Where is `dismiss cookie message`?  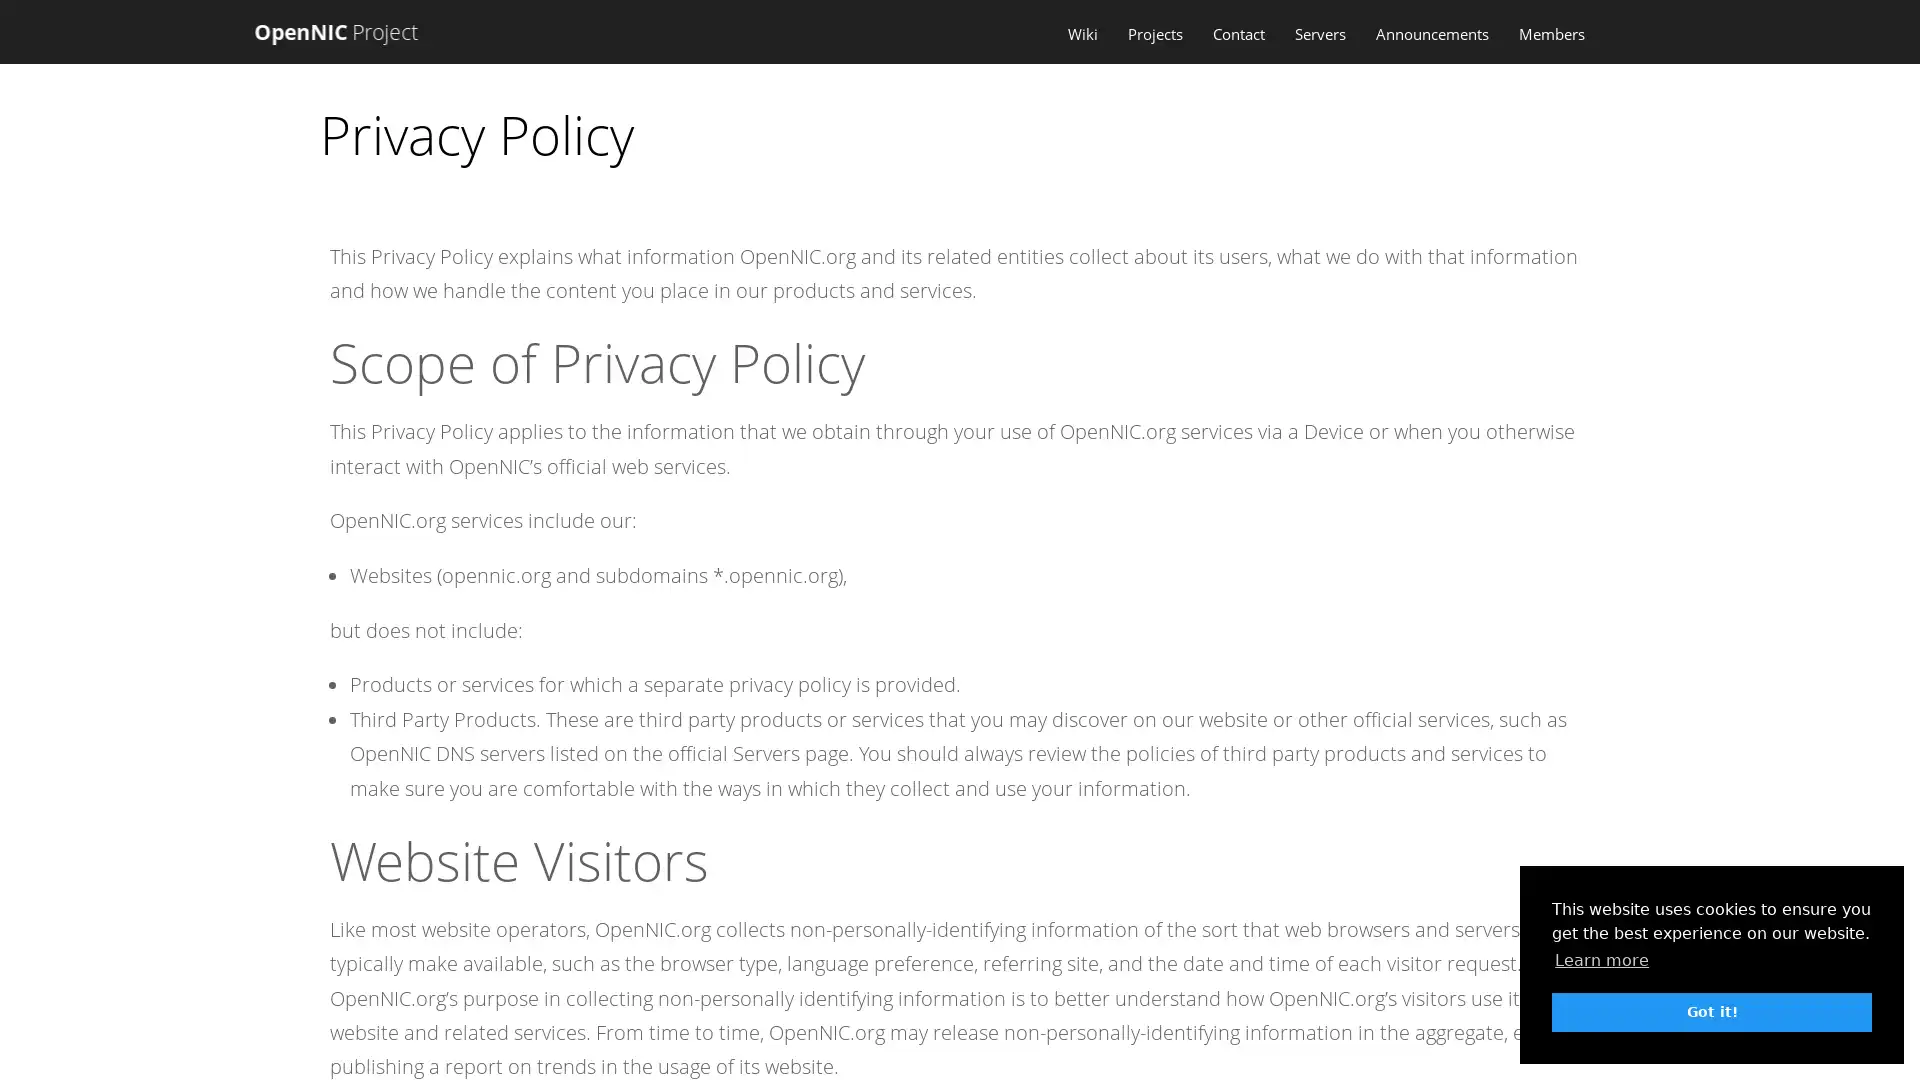
dismiss cookie message is located at coordinates (1711, 1011).